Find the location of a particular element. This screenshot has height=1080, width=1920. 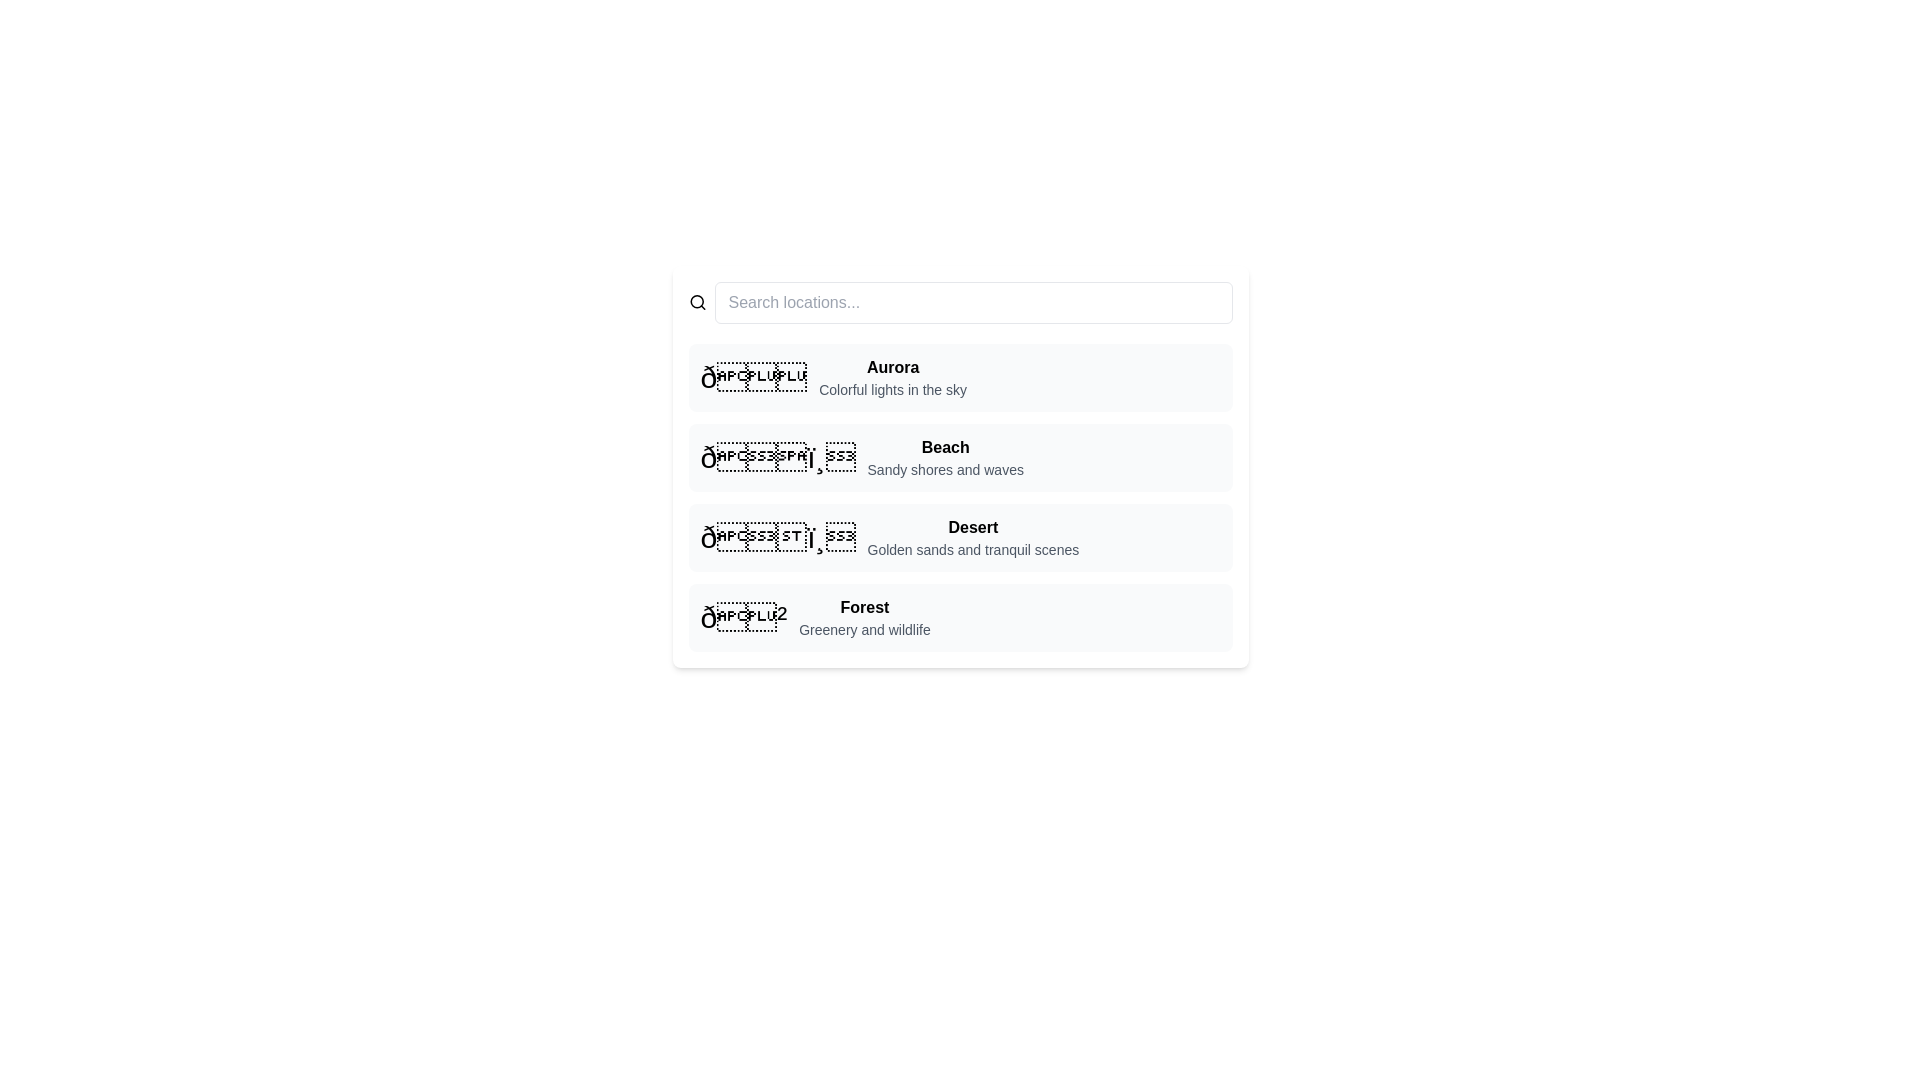

the selectable list item that features a desert emoji, the bold text 'Desert', and the description 'Golden sands and tranquil scenes' is located at coordinates (960, 536).